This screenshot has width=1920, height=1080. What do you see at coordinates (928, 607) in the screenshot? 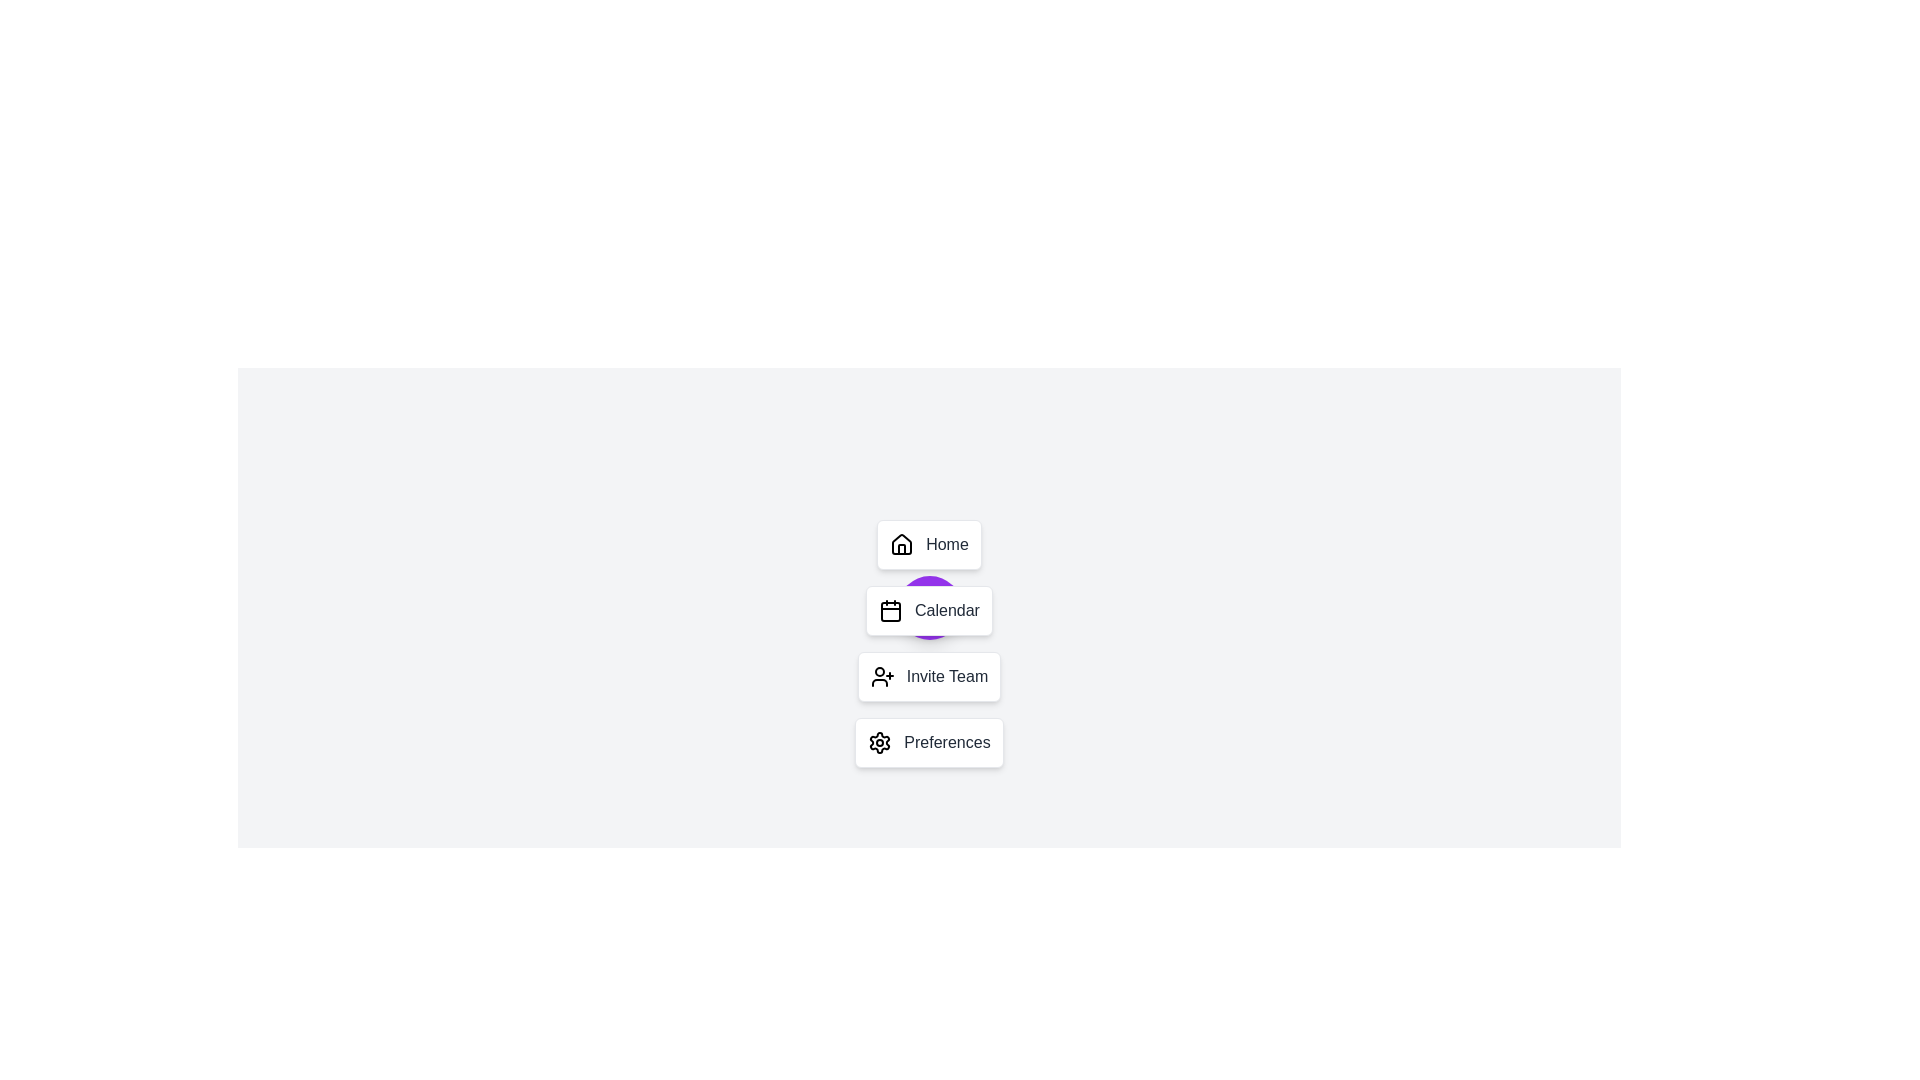
I see `the circular purple button with white accents for accessibility navigation` at bounding box center [928, 607].